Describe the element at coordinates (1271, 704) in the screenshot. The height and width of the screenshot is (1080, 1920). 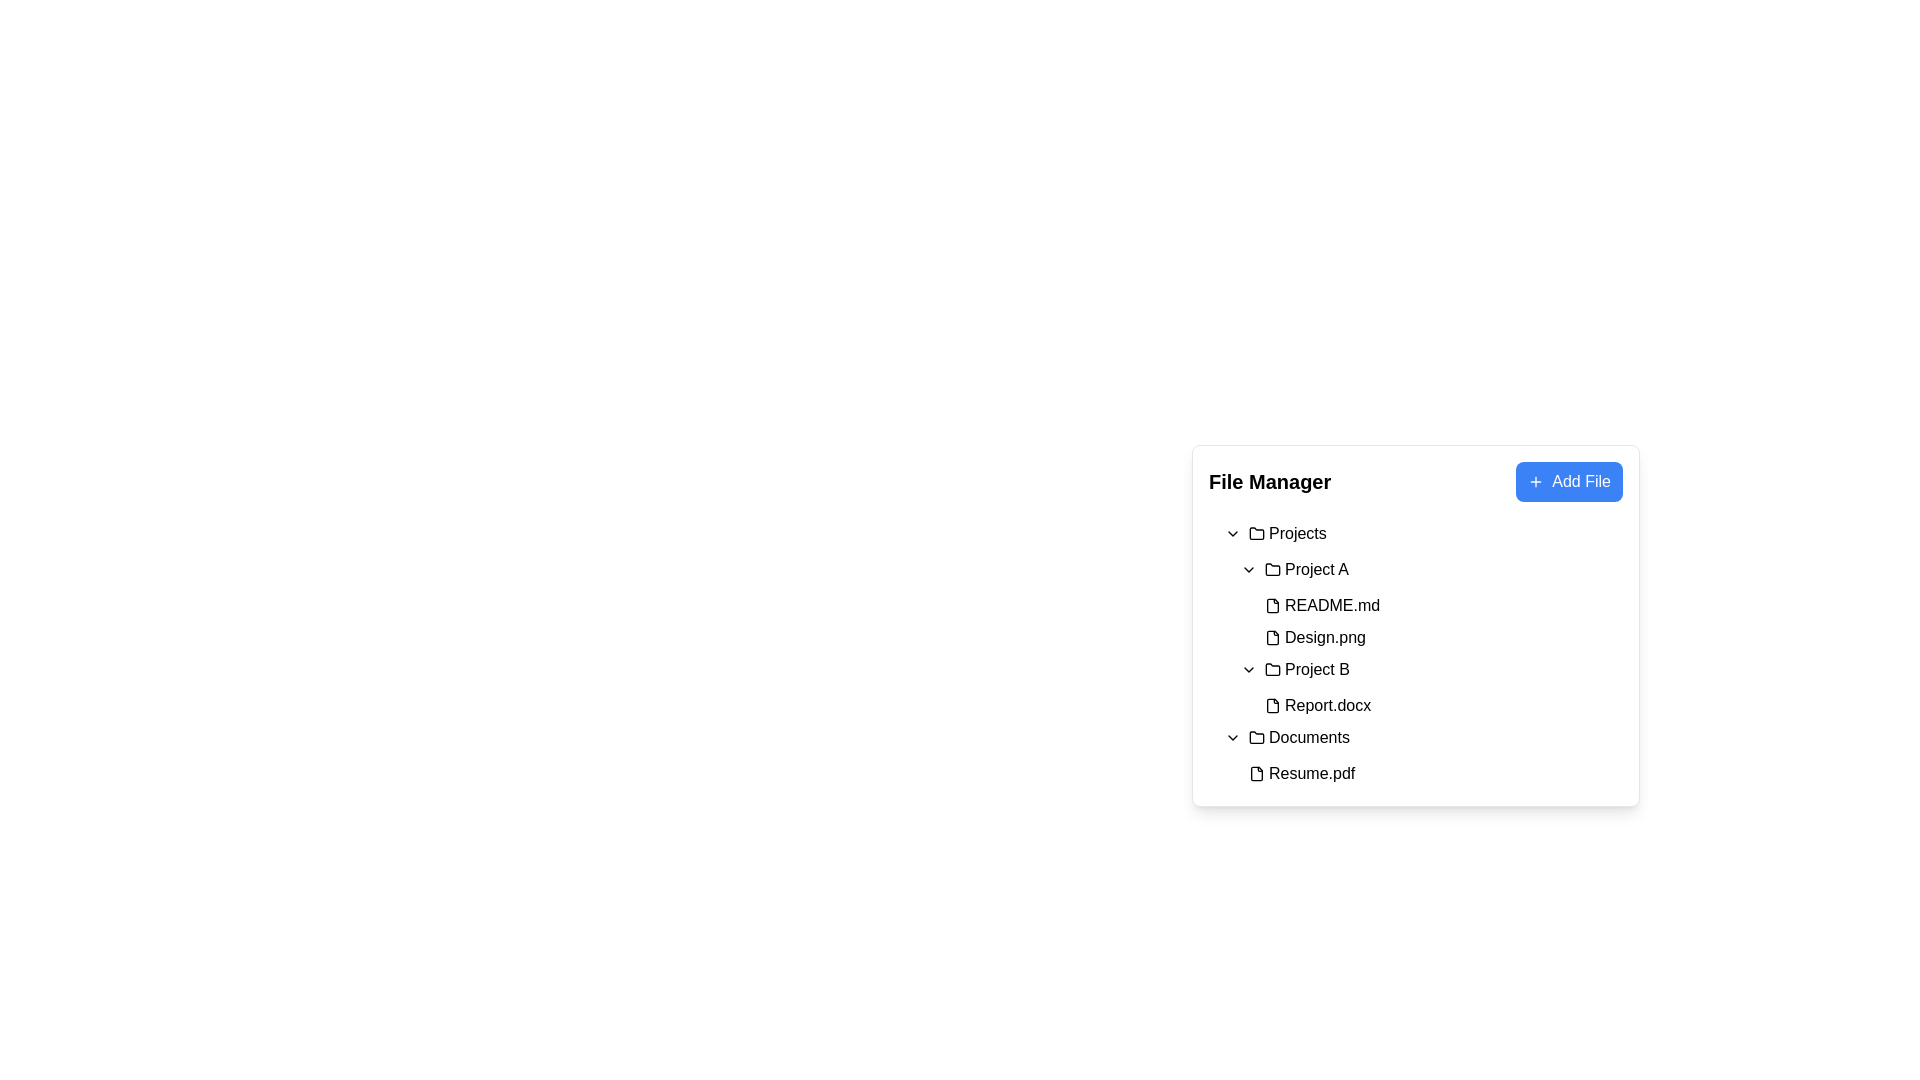
I see `the file icon associated with 'Report.docx' under 'Project B' by clicking on it` at that location.